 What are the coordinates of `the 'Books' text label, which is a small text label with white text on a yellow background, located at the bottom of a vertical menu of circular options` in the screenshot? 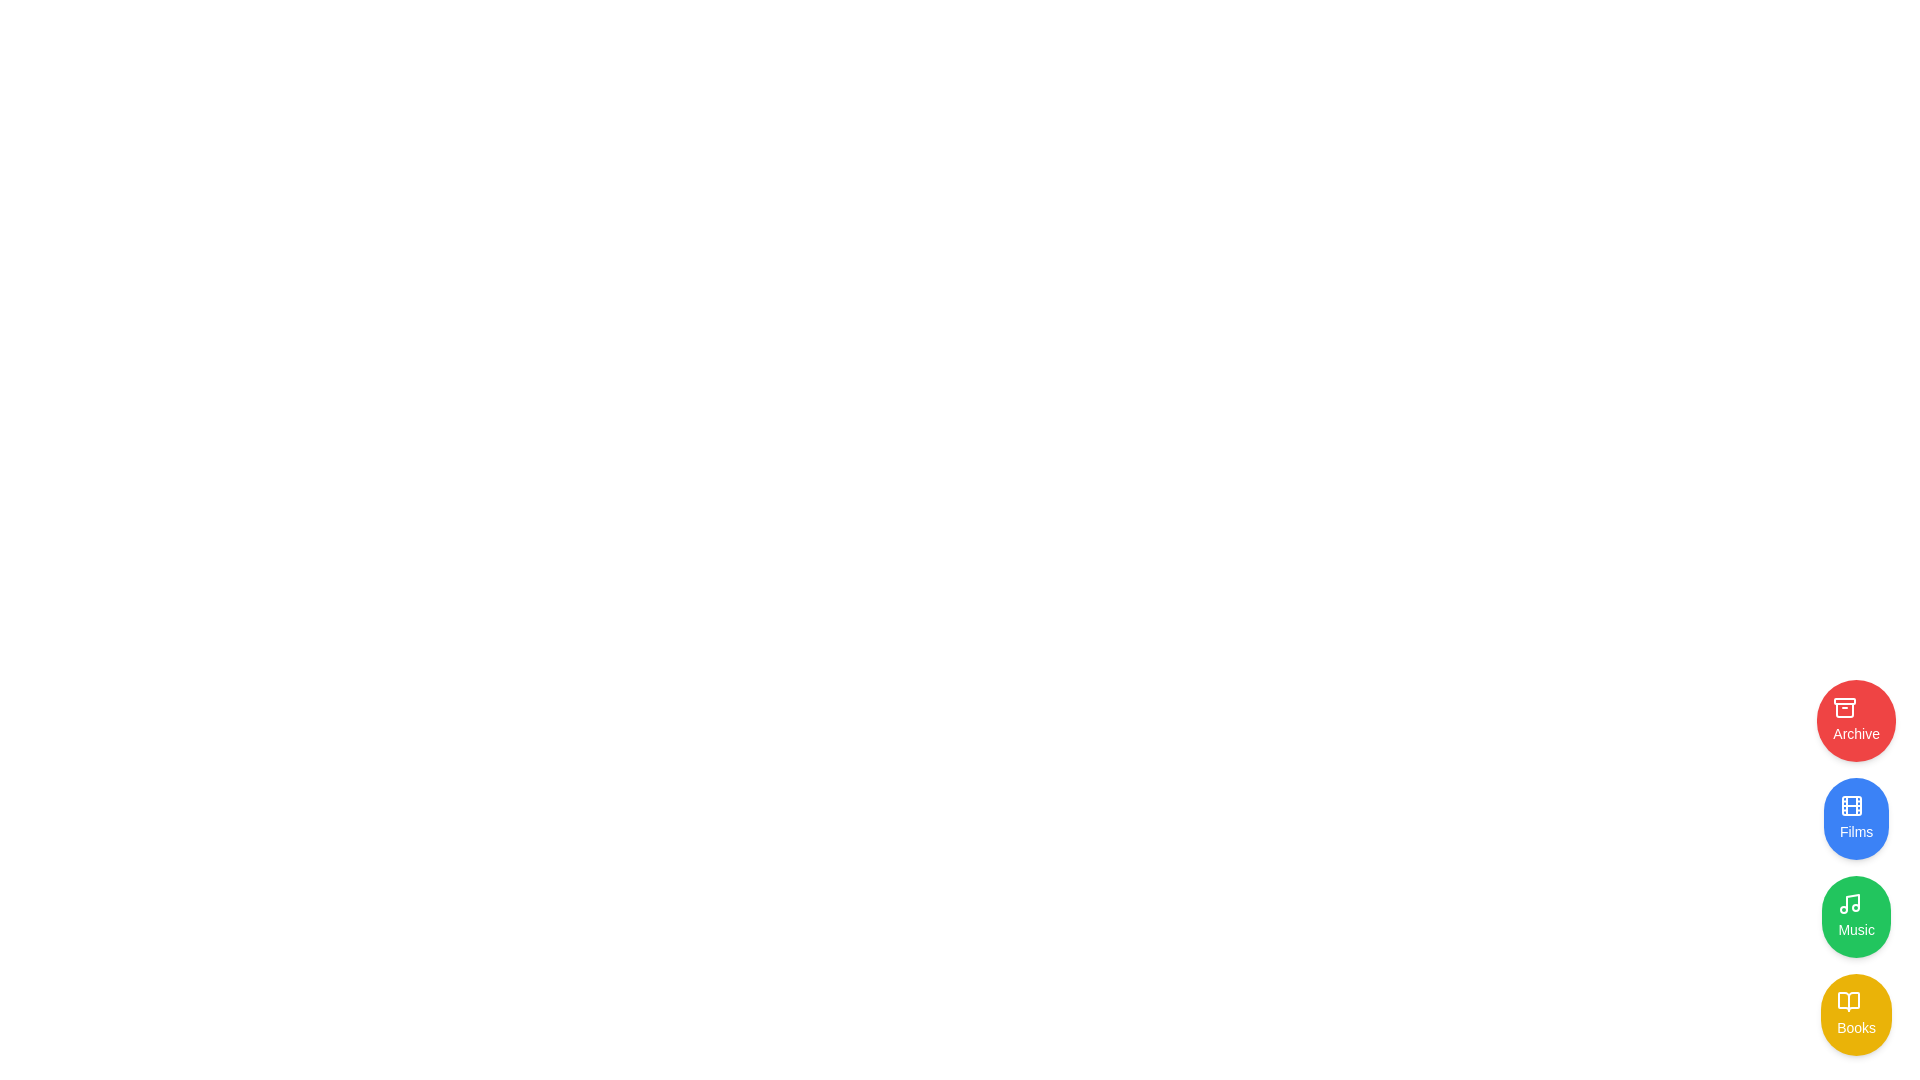 It's located at (1855, 1028).